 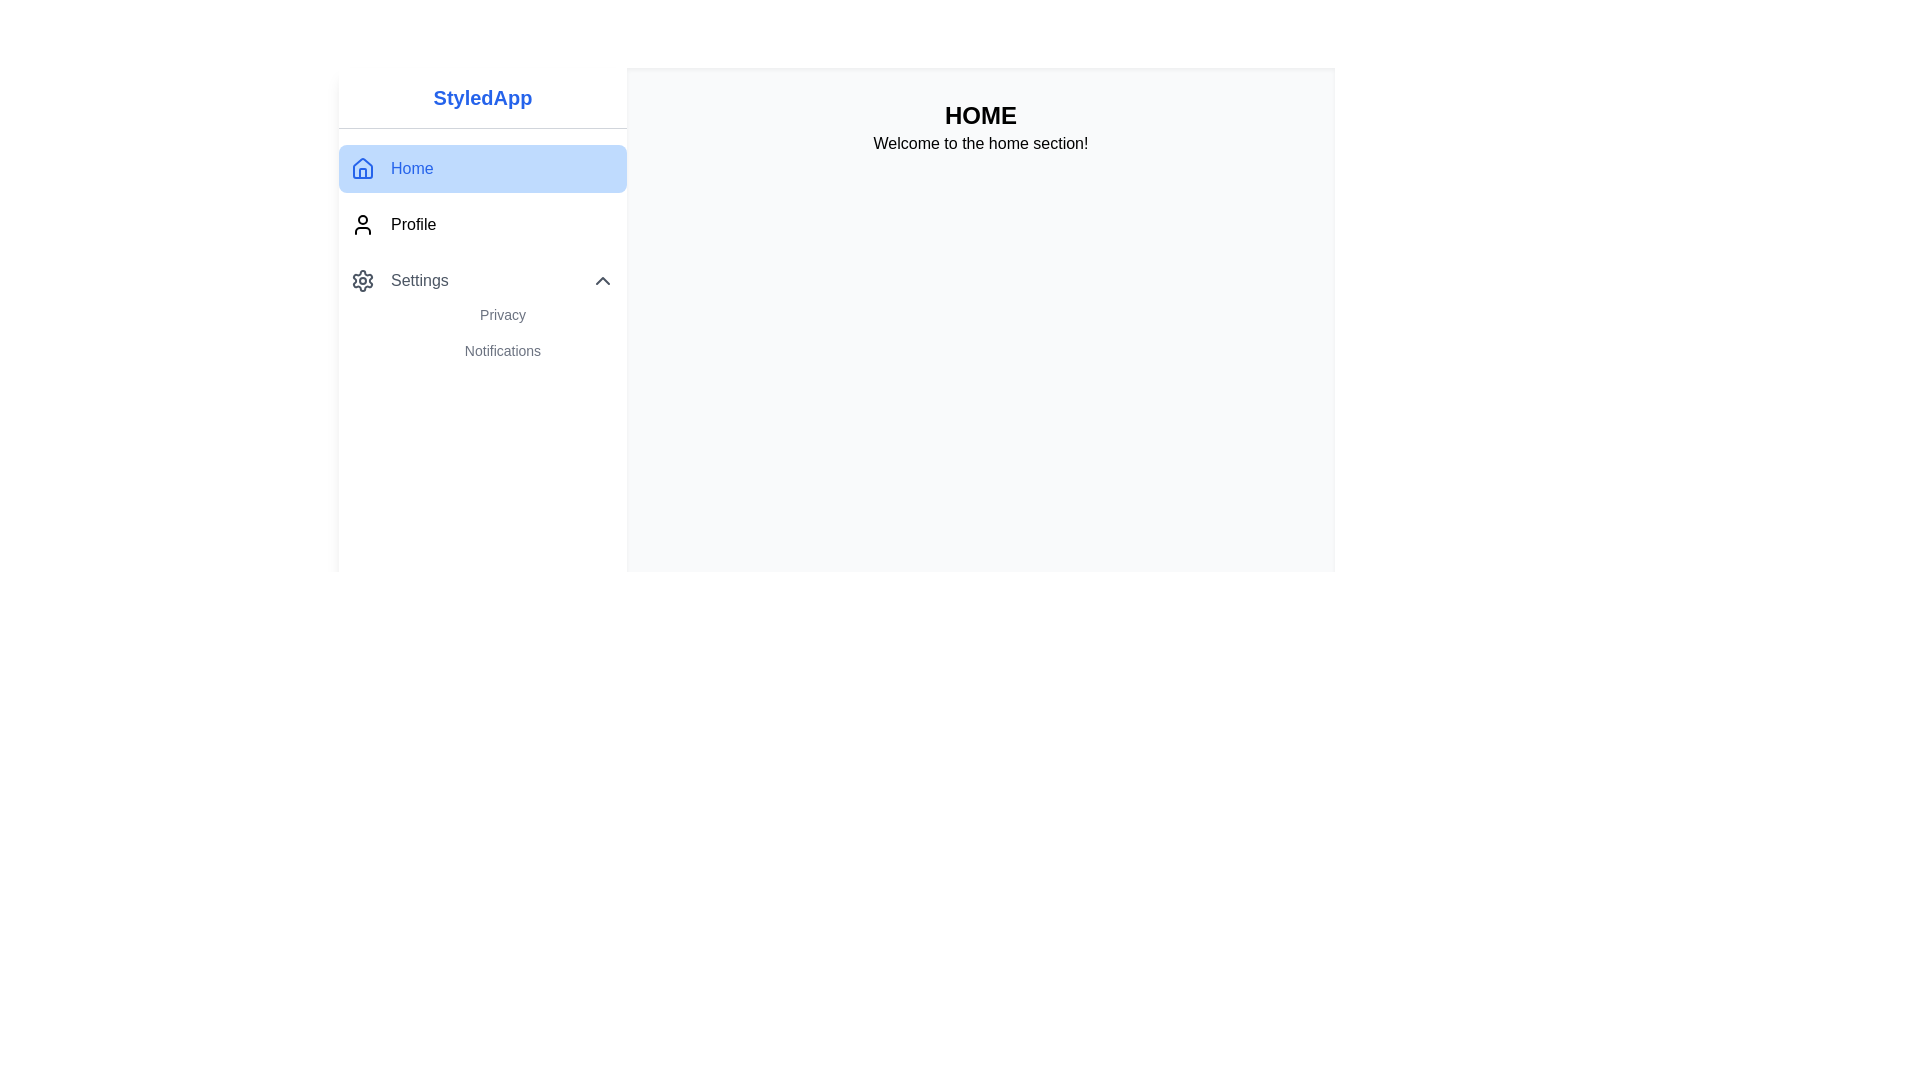 What do you see at coordinates (503, 315) in the screenshot?
I see `the 'Privacy' navigation link styled with gray color and a hover effect that changes its text color to blue, located in the 'Settings' sidebar above the 'Notifications' element` at bounding box center [503, 315].